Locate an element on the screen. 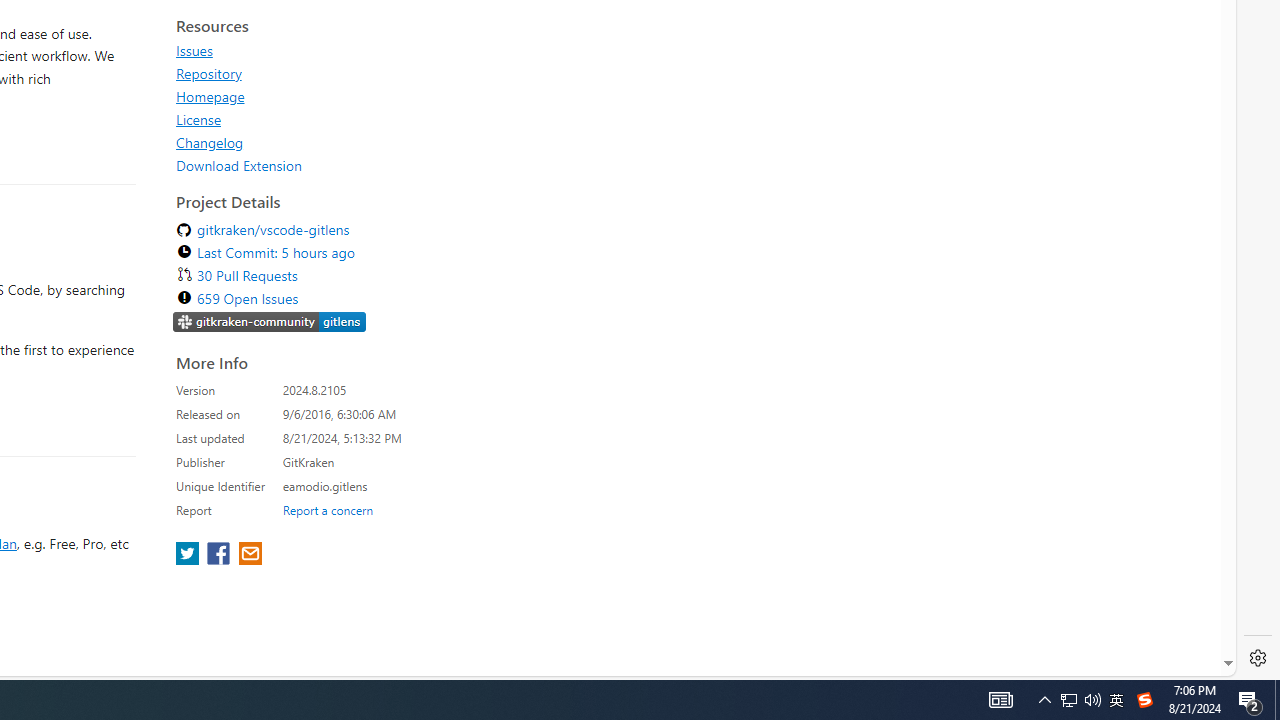 The width and height of the screenshot is (1280, 720). 'share extension on facebook' is located at coordinates (220, 555).